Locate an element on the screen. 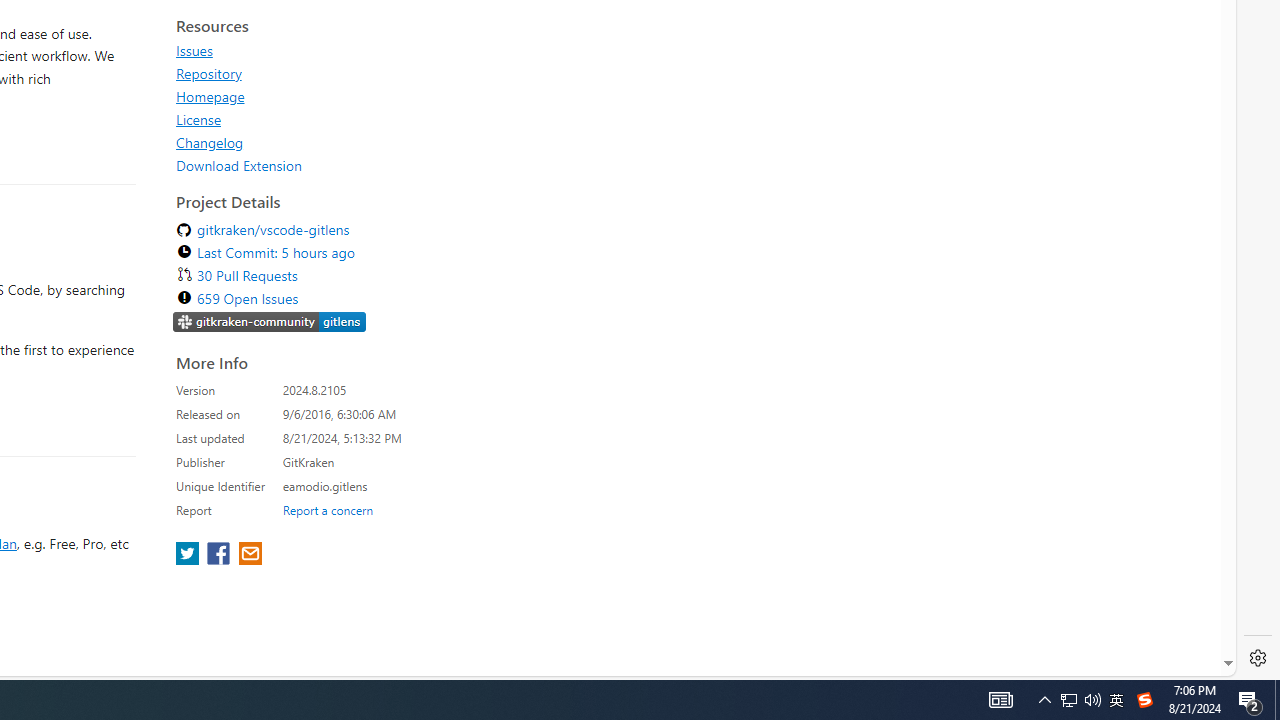 The width and height of the screenshot is (1280, 720). 'share extension on facebook' is located at coordinates (220, 555).